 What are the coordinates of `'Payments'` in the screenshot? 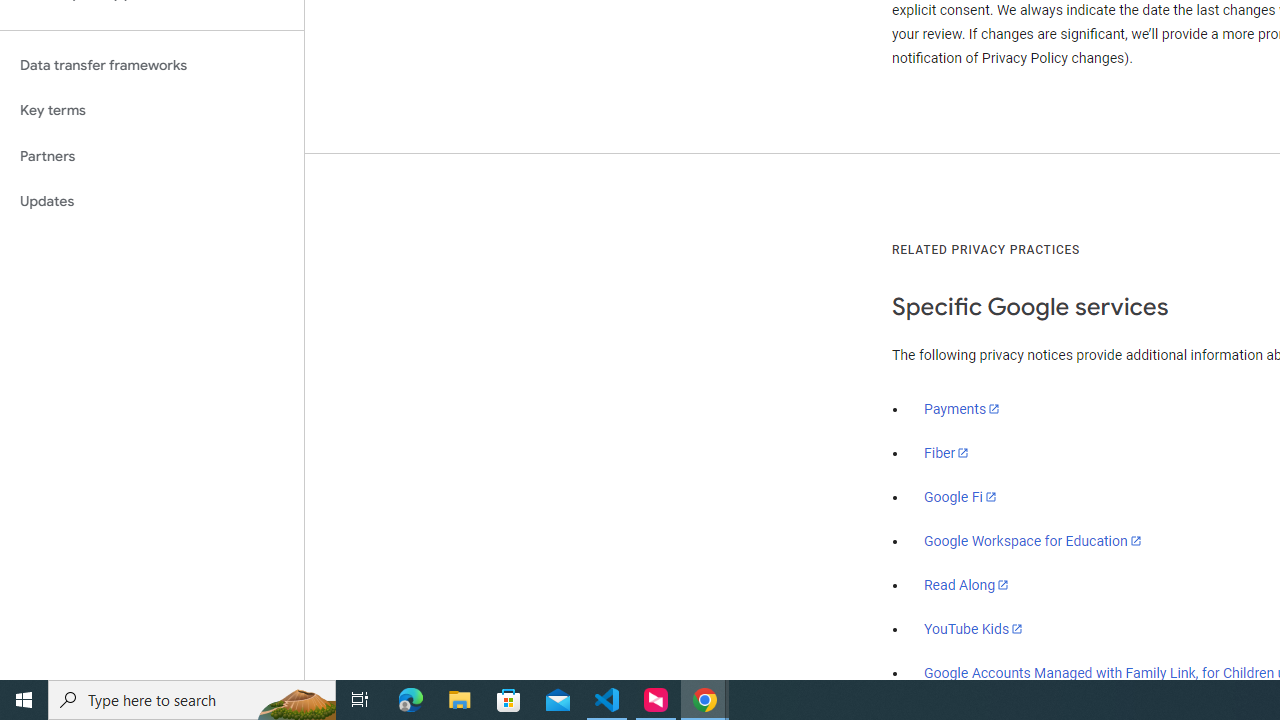 It's located at (962, 408).